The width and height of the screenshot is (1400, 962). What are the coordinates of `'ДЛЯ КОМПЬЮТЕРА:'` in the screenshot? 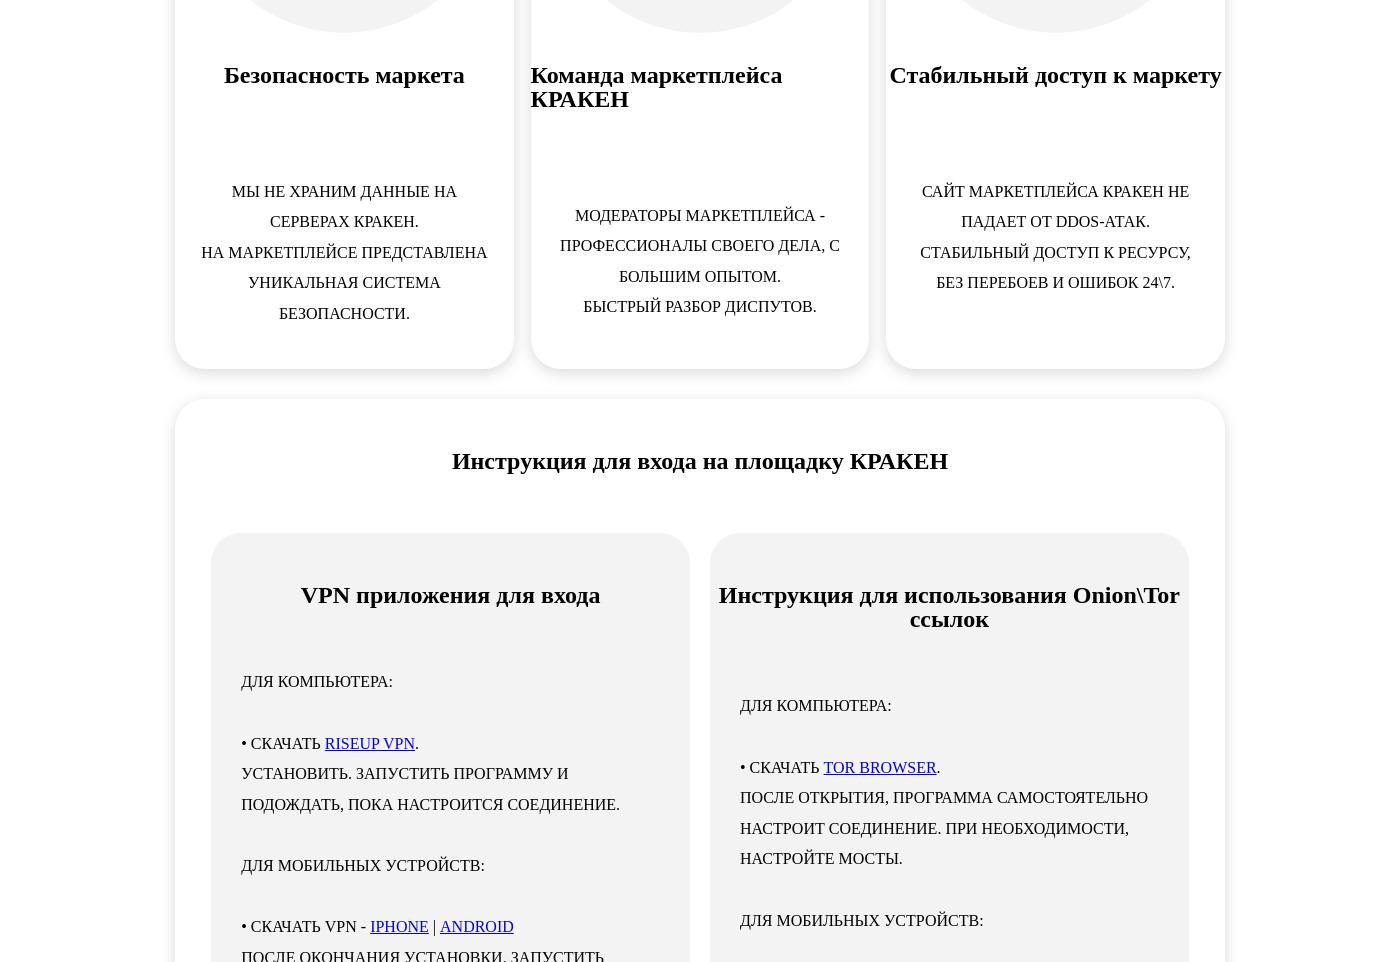 It's located at (316, 680).